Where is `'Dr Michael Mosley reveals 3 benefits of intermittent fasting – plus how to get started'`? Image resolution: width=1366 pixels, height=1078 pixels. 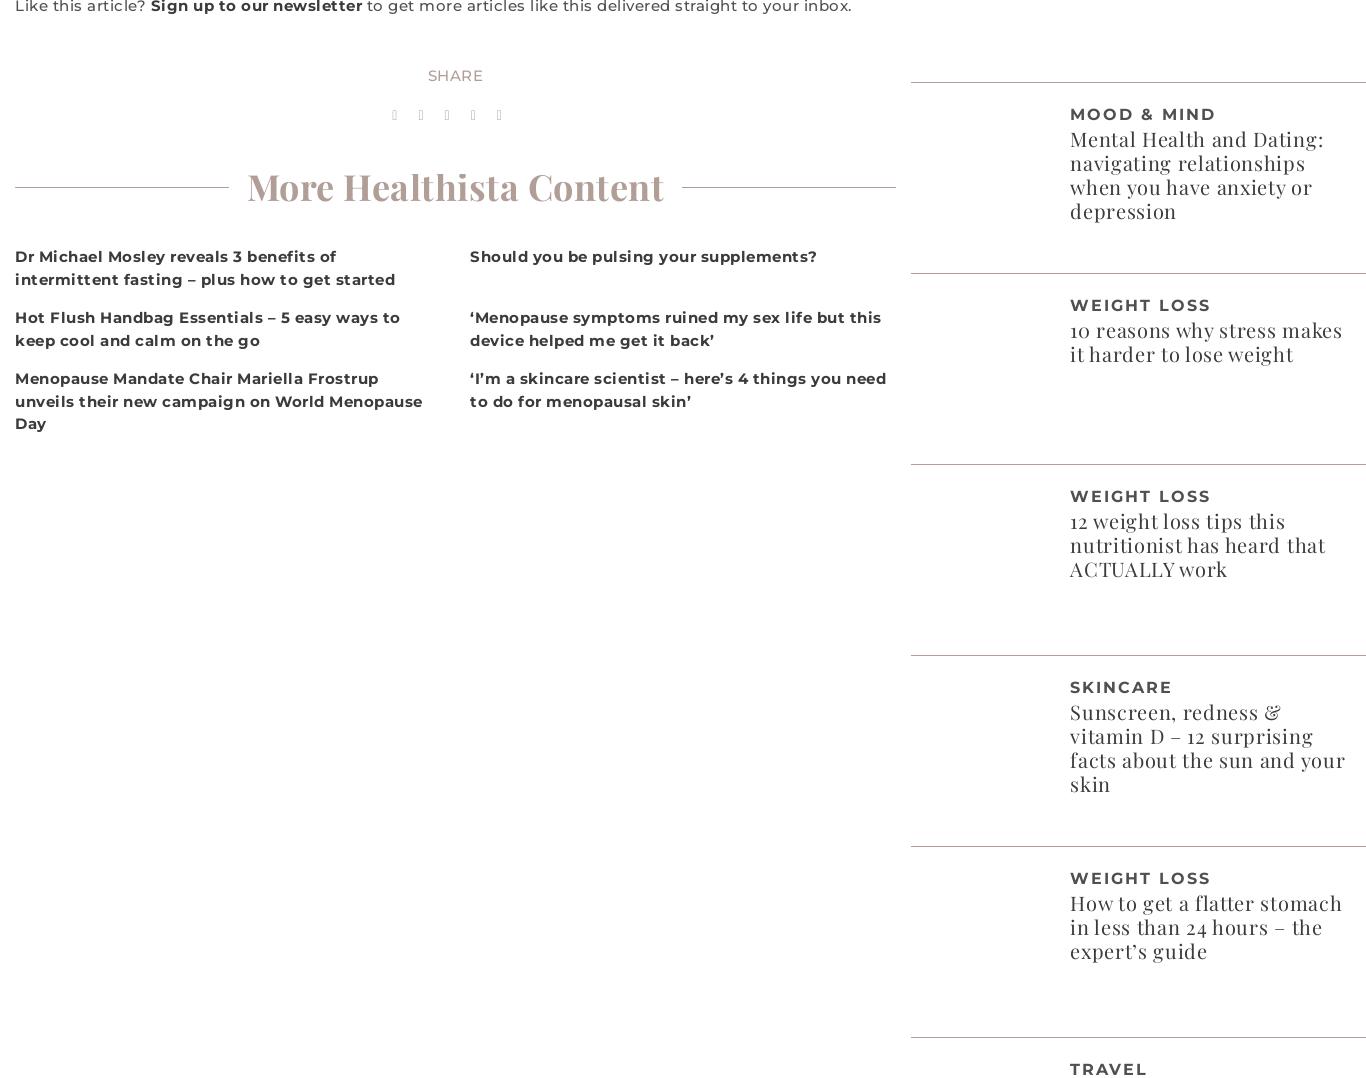 'Dr Michael Mosley reveals 3 benefits of intermittent fasting – plus how to get started' is located at coordinates (204, 266).